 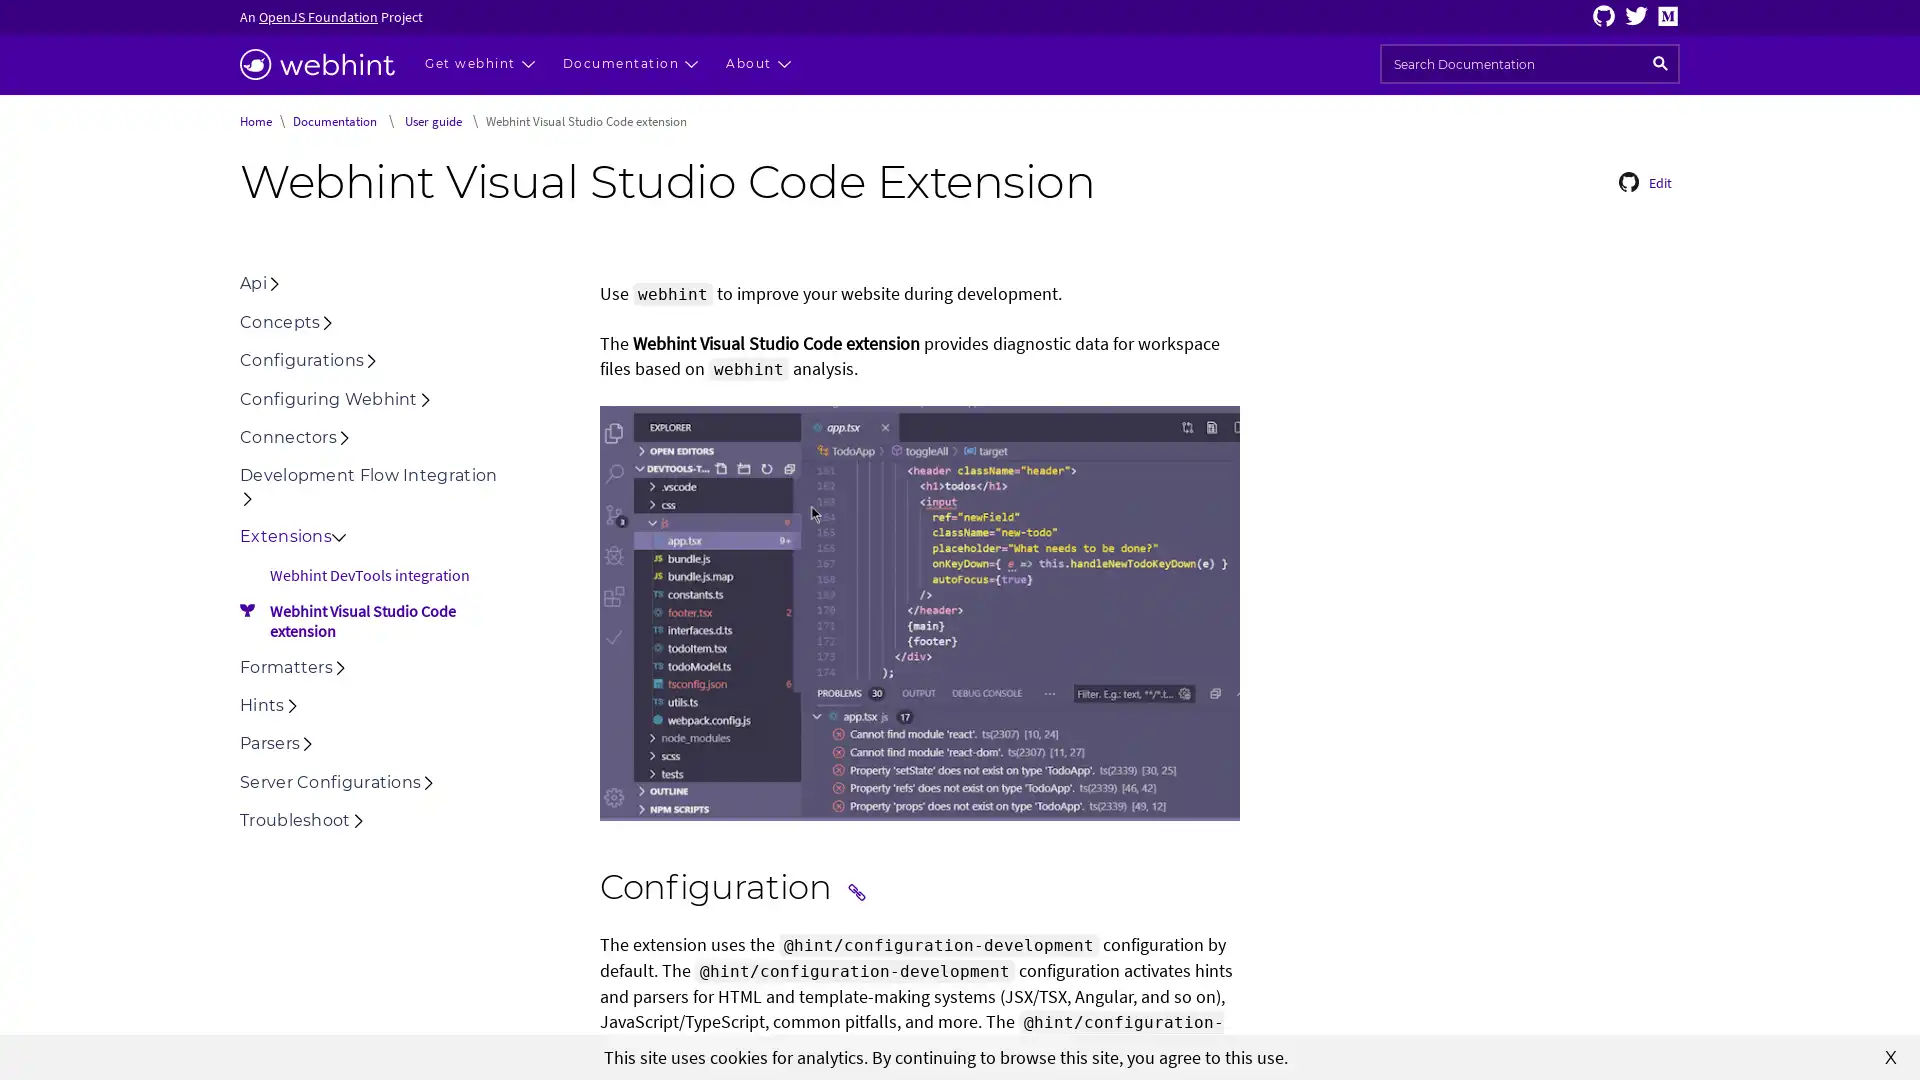 What do you see at coordinates (1890, 1055) in the screenshot?
I see `close` at bounding box center [1890, 1055].